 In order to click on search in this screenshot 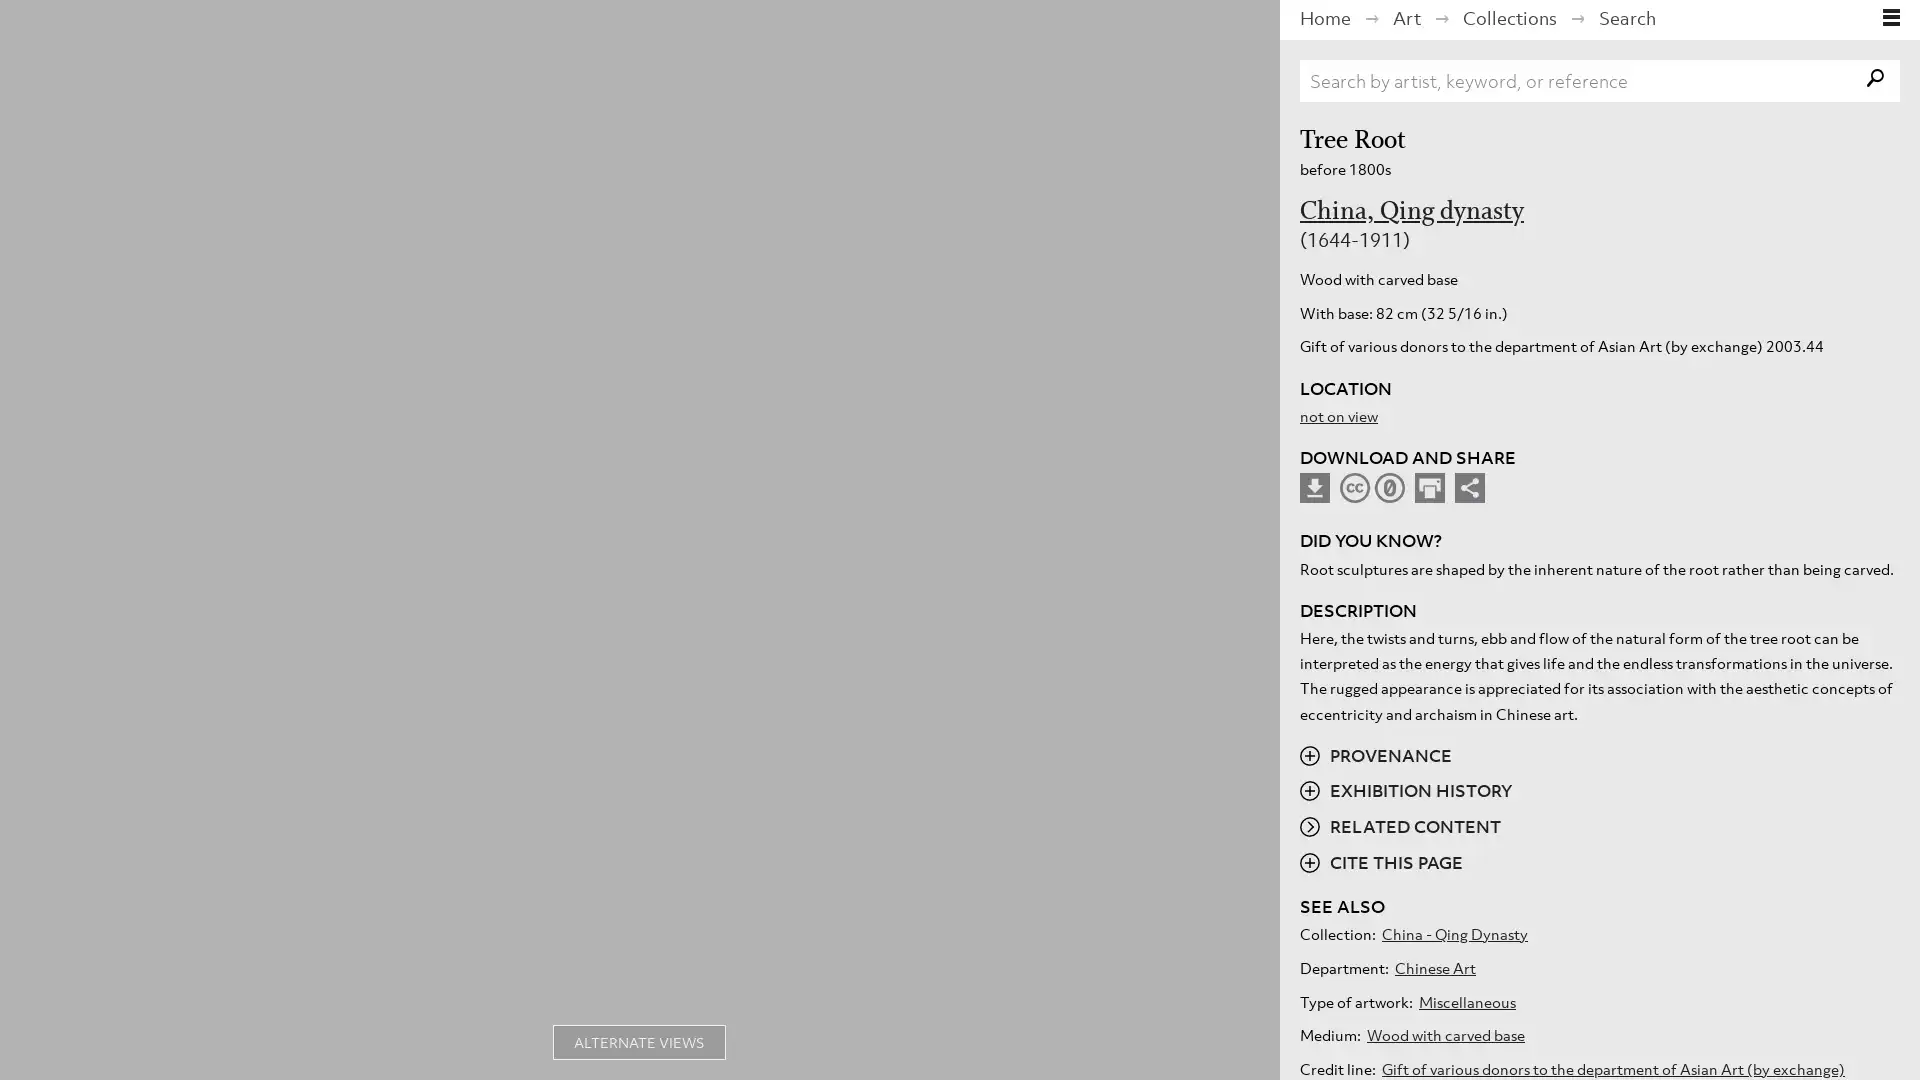, I will do `click(1874, 80)`.